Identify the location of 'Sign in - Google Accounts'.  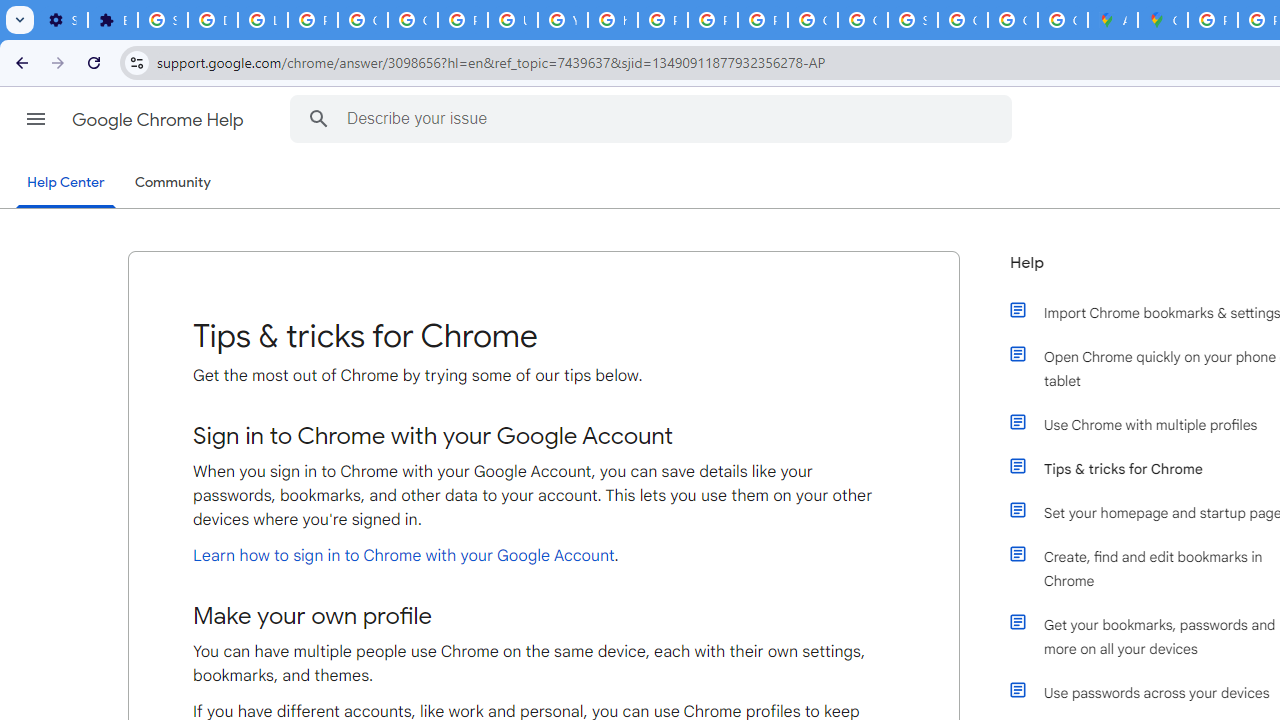
(163, 20).